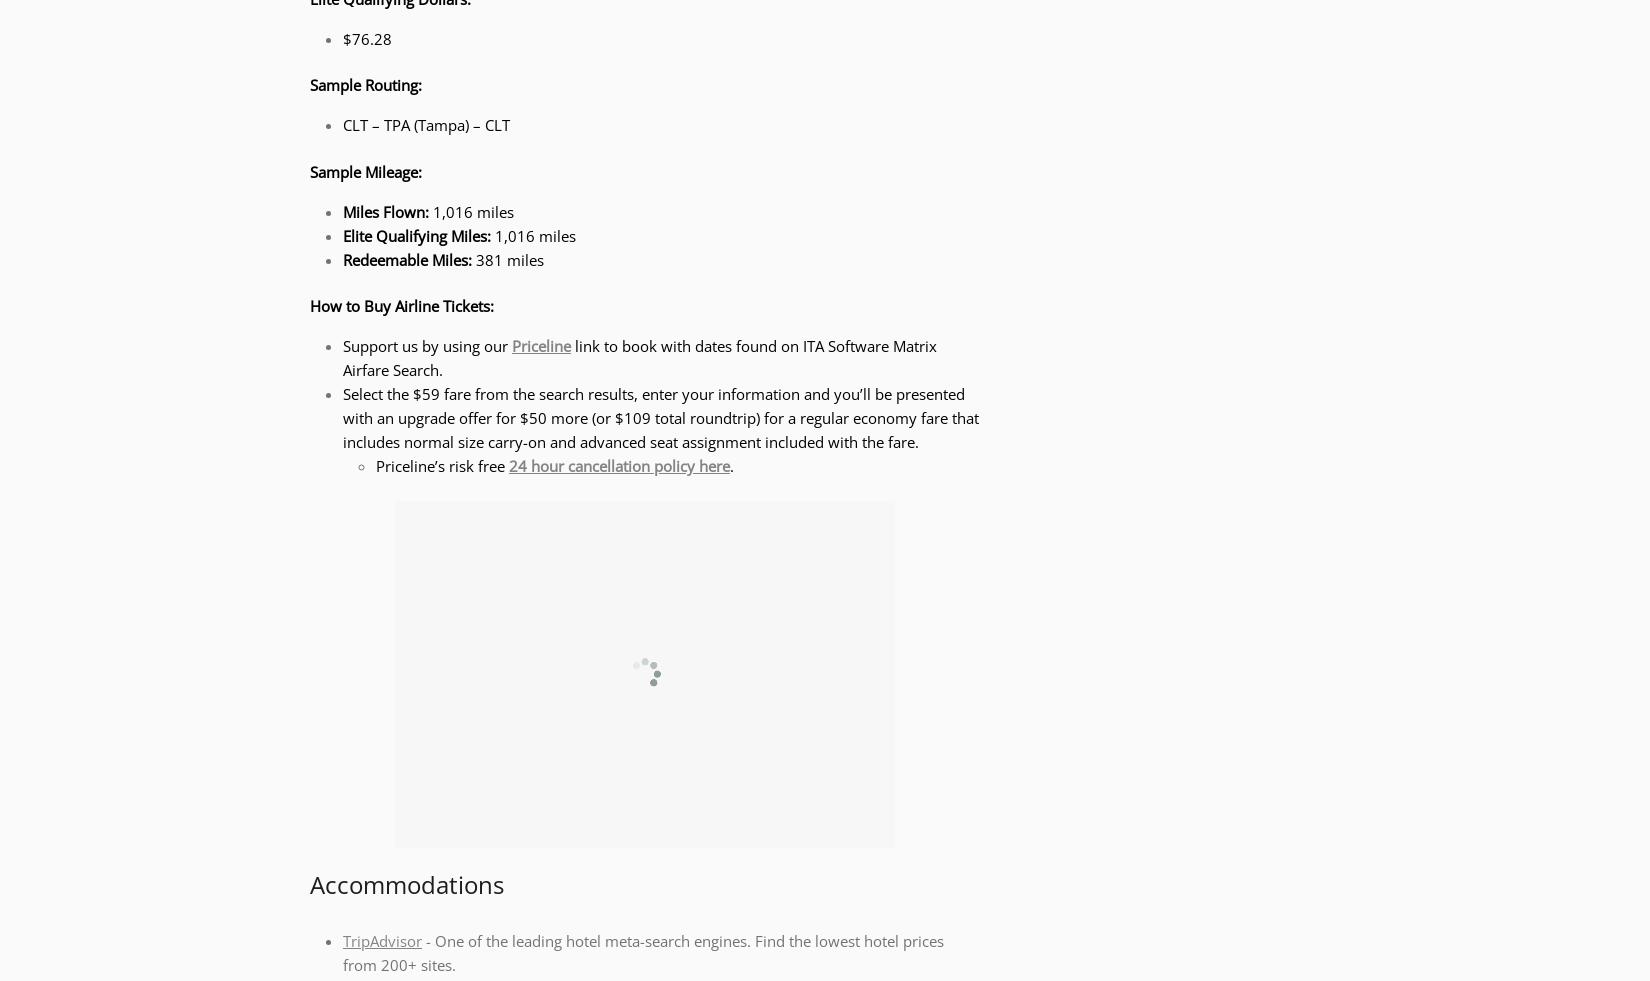 This screenshot has width=1650, height=981. What do you see at coordinates (401, 304) in the screenshot?
I see `'How to Buy Airline Tickets:'` at bounding box center [401, 304].